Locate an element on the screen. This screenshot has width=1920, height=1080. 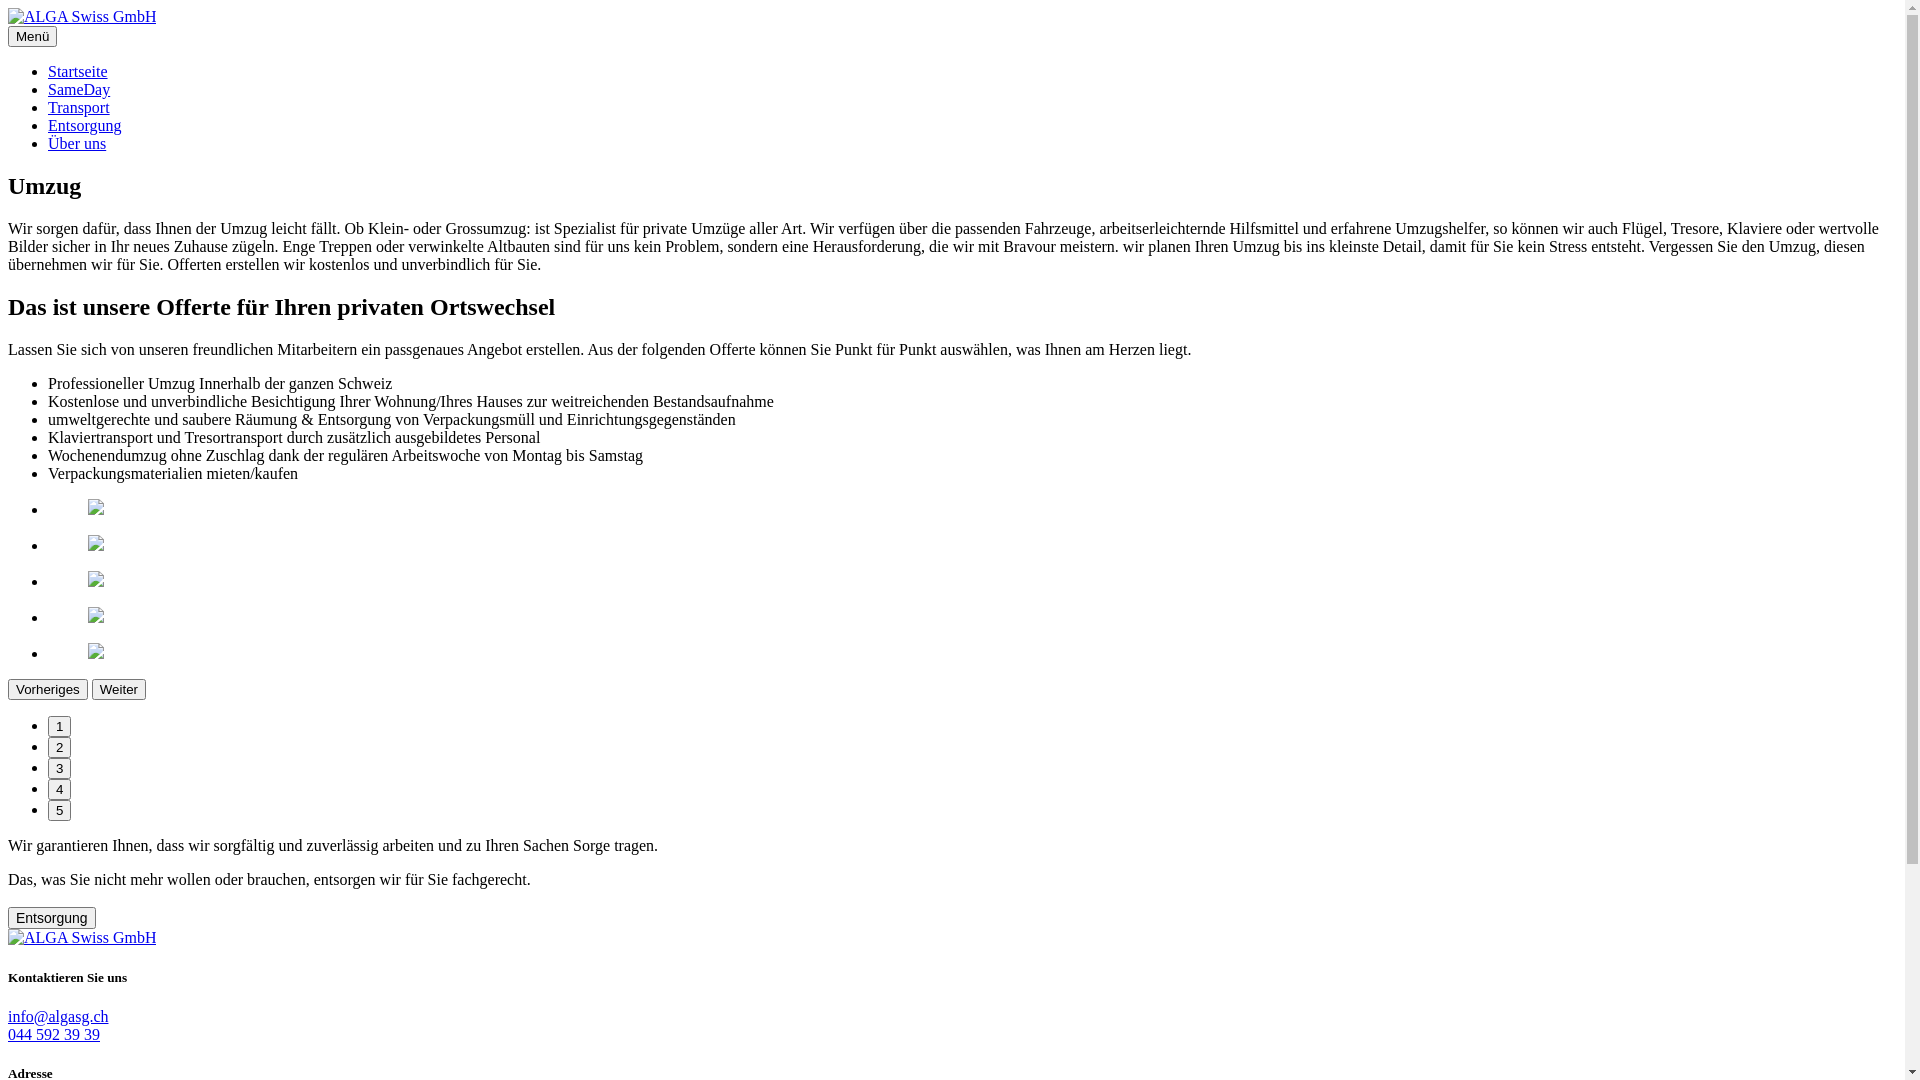
'Weiter' is located at coordinates (118, 688).